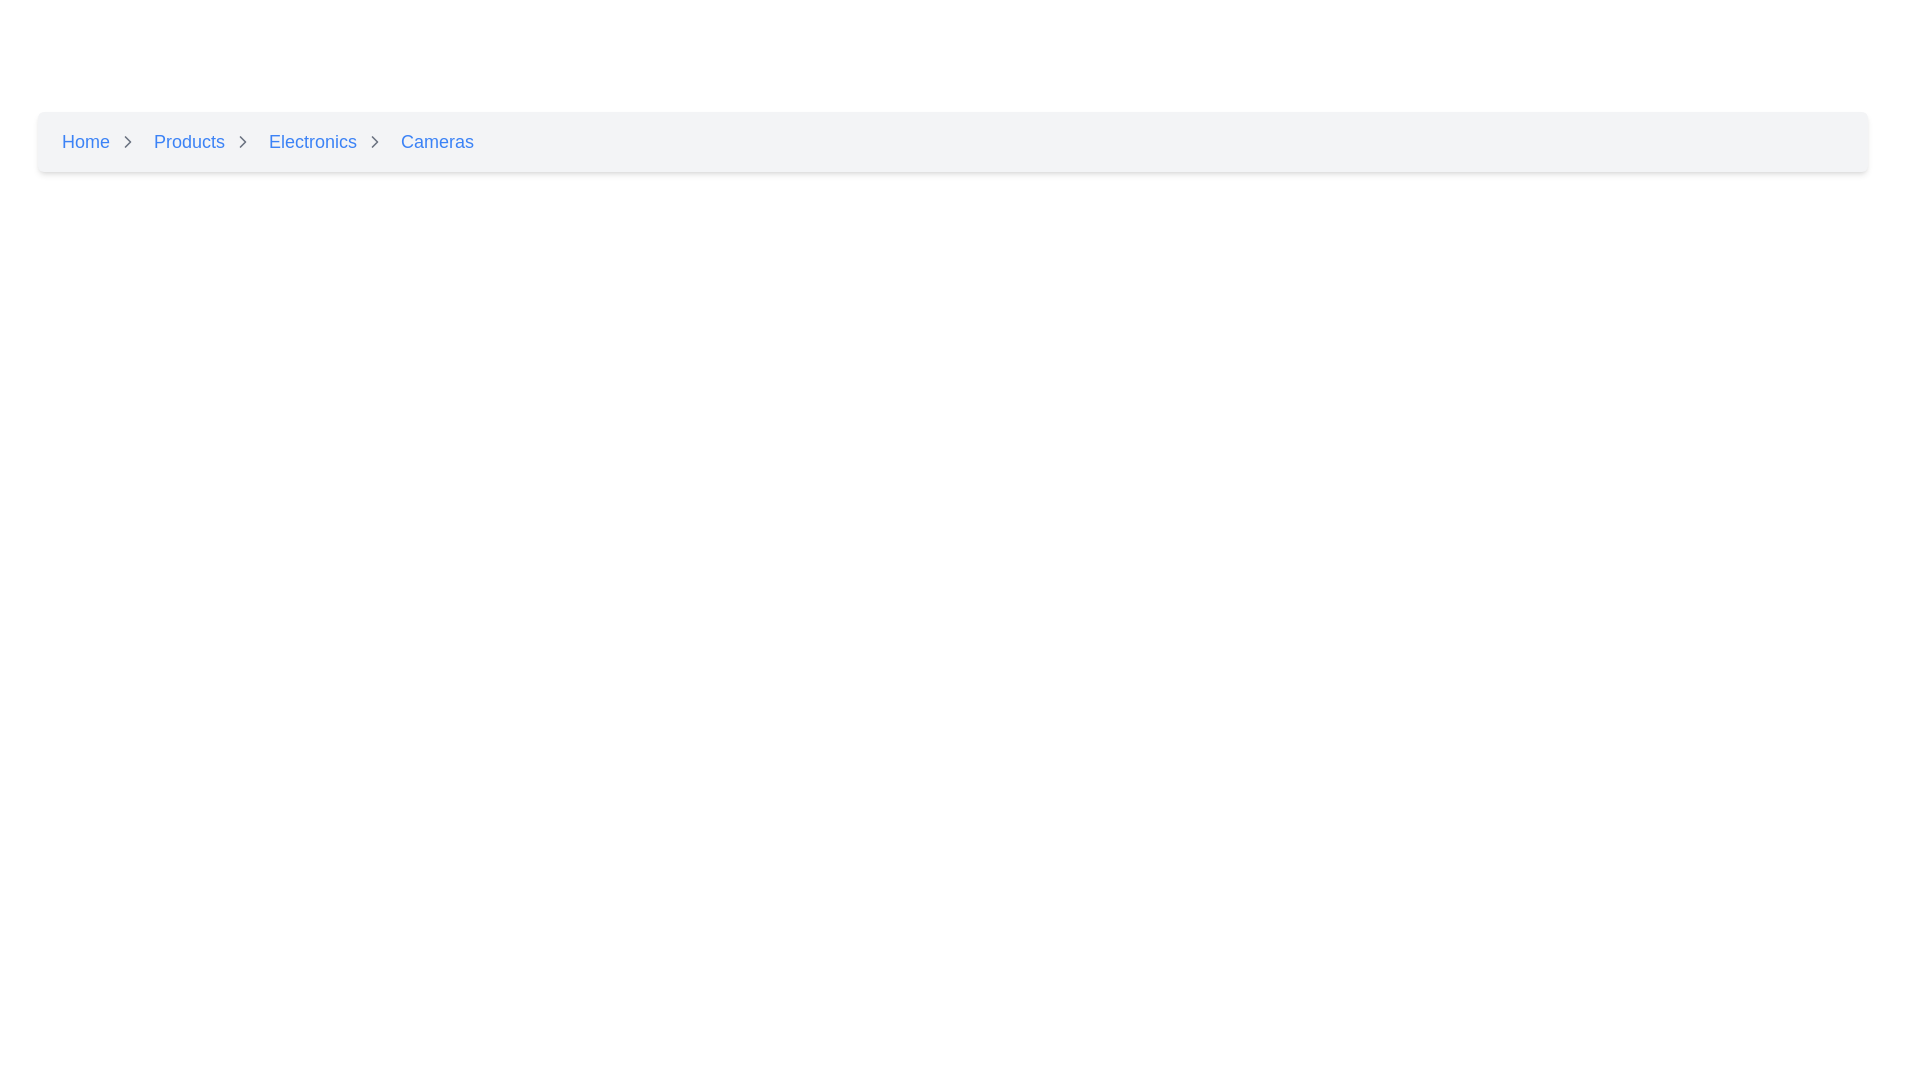  I want to click on the 'Cameras' hyperlink in the breadcrumb navigation bar, which is the fourth item after 'Home', 'Products', and 'Electronics', so click(436, 141).